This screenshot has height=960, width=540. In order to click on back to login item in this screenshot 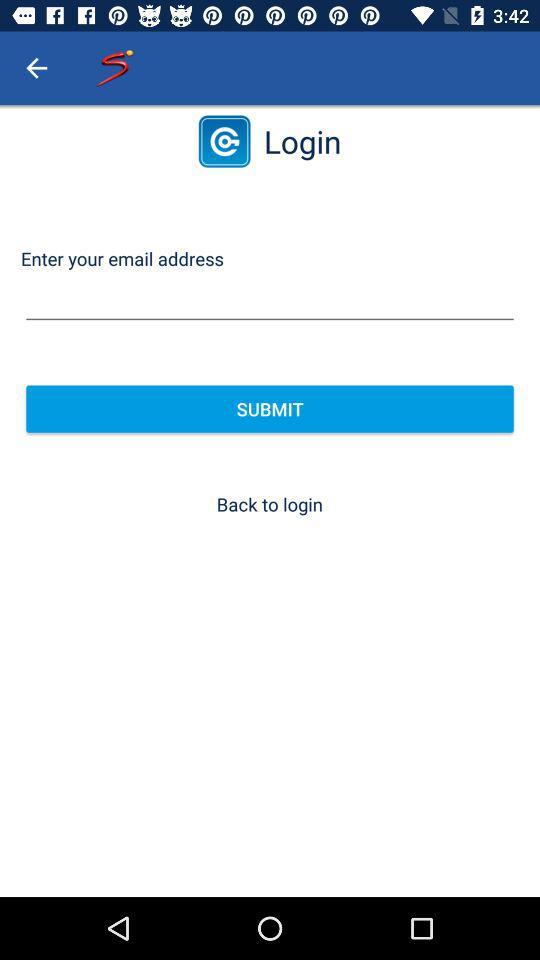, I will do `click(269, 503)`.